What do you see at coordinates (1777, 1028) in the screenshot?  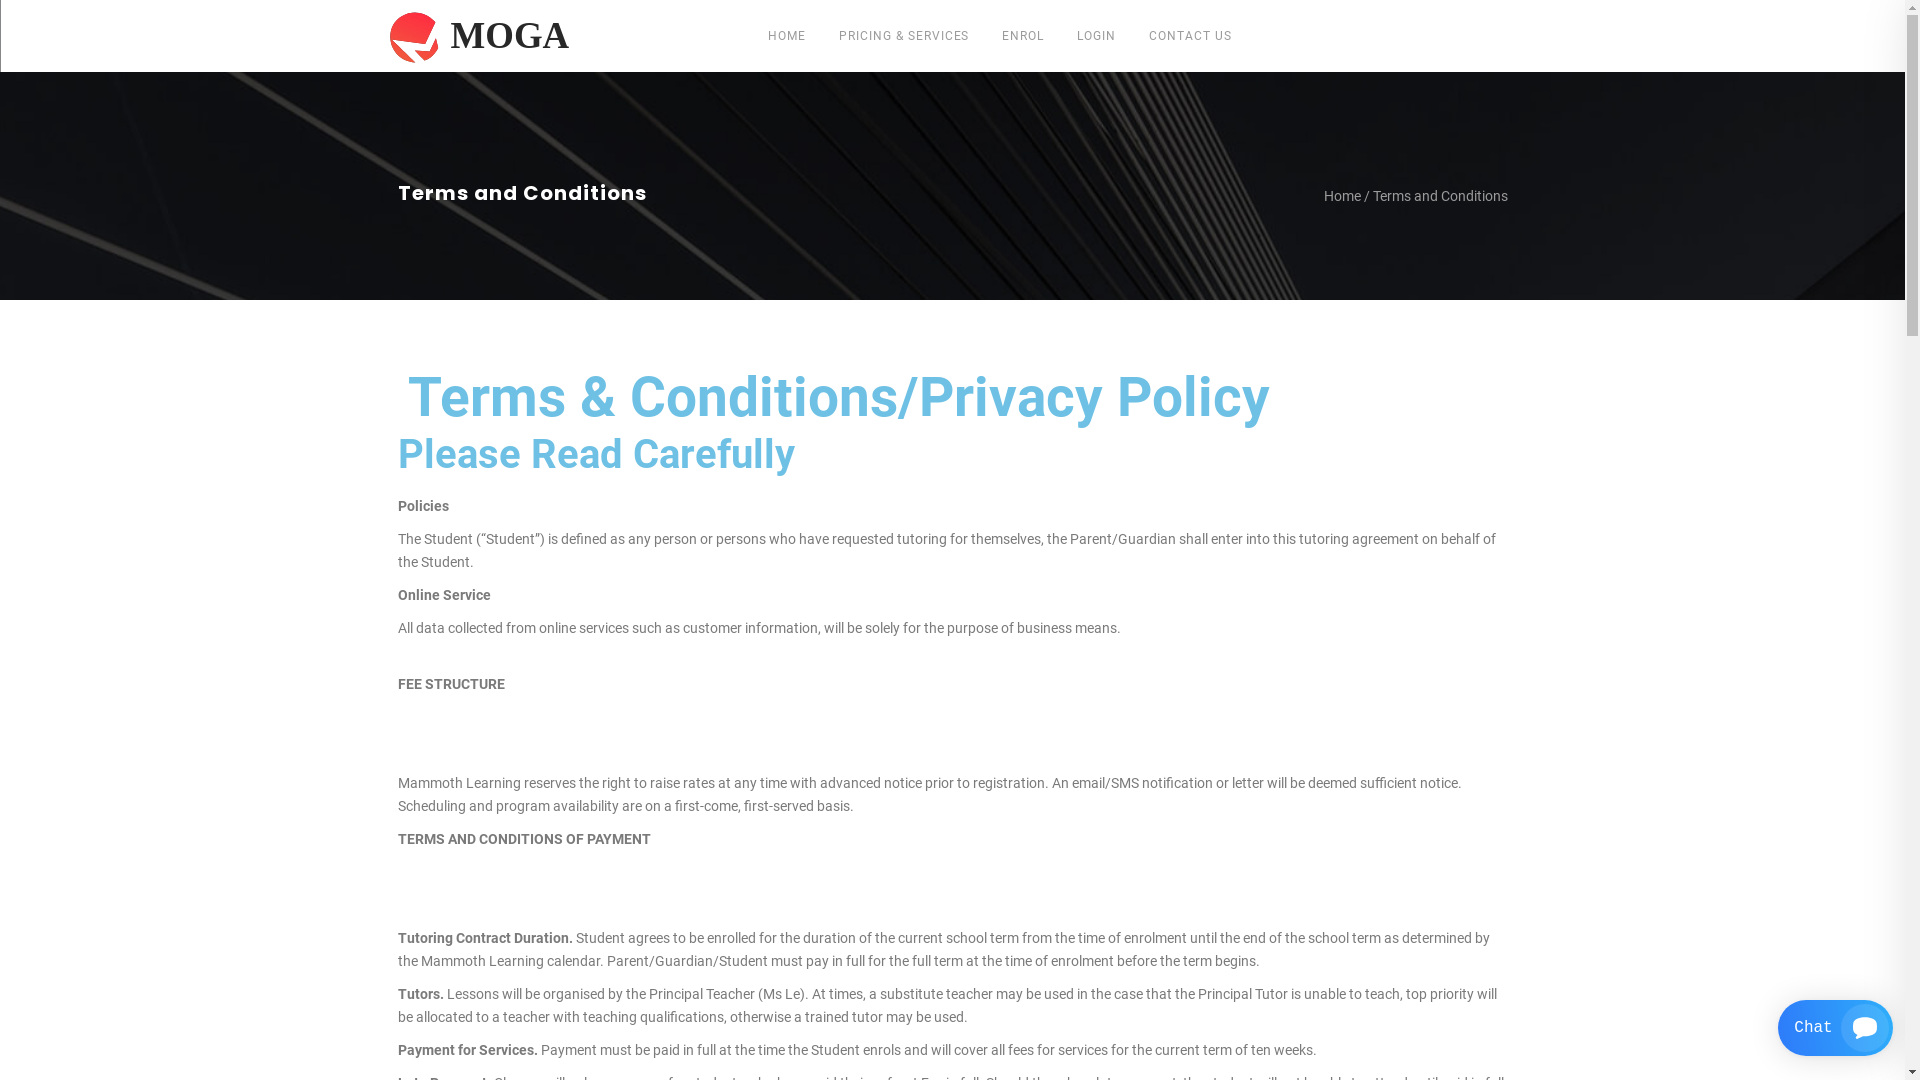 I see `'Smartsupp widget button'` at bounding box center [1777, 1028].